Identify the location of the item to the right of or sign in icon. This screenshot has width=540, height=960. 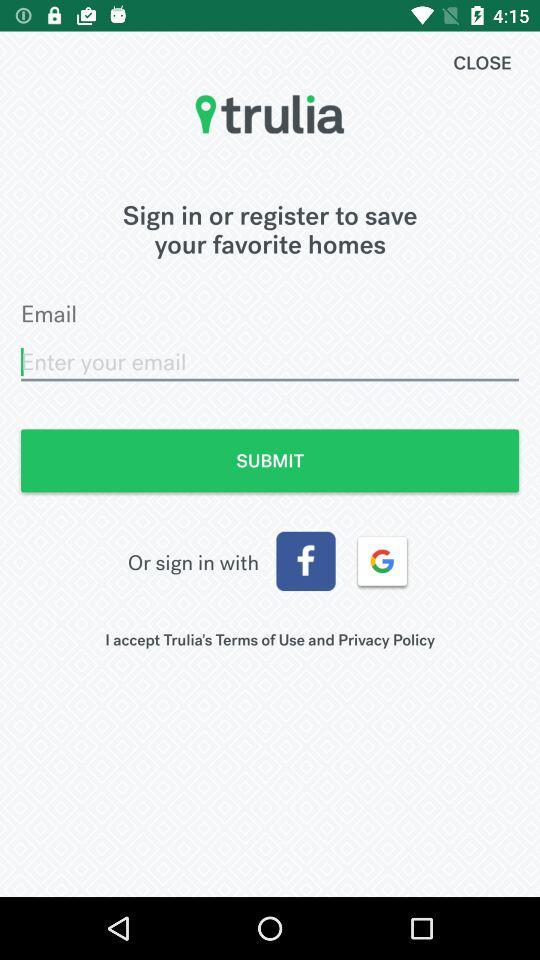
(306, 561).